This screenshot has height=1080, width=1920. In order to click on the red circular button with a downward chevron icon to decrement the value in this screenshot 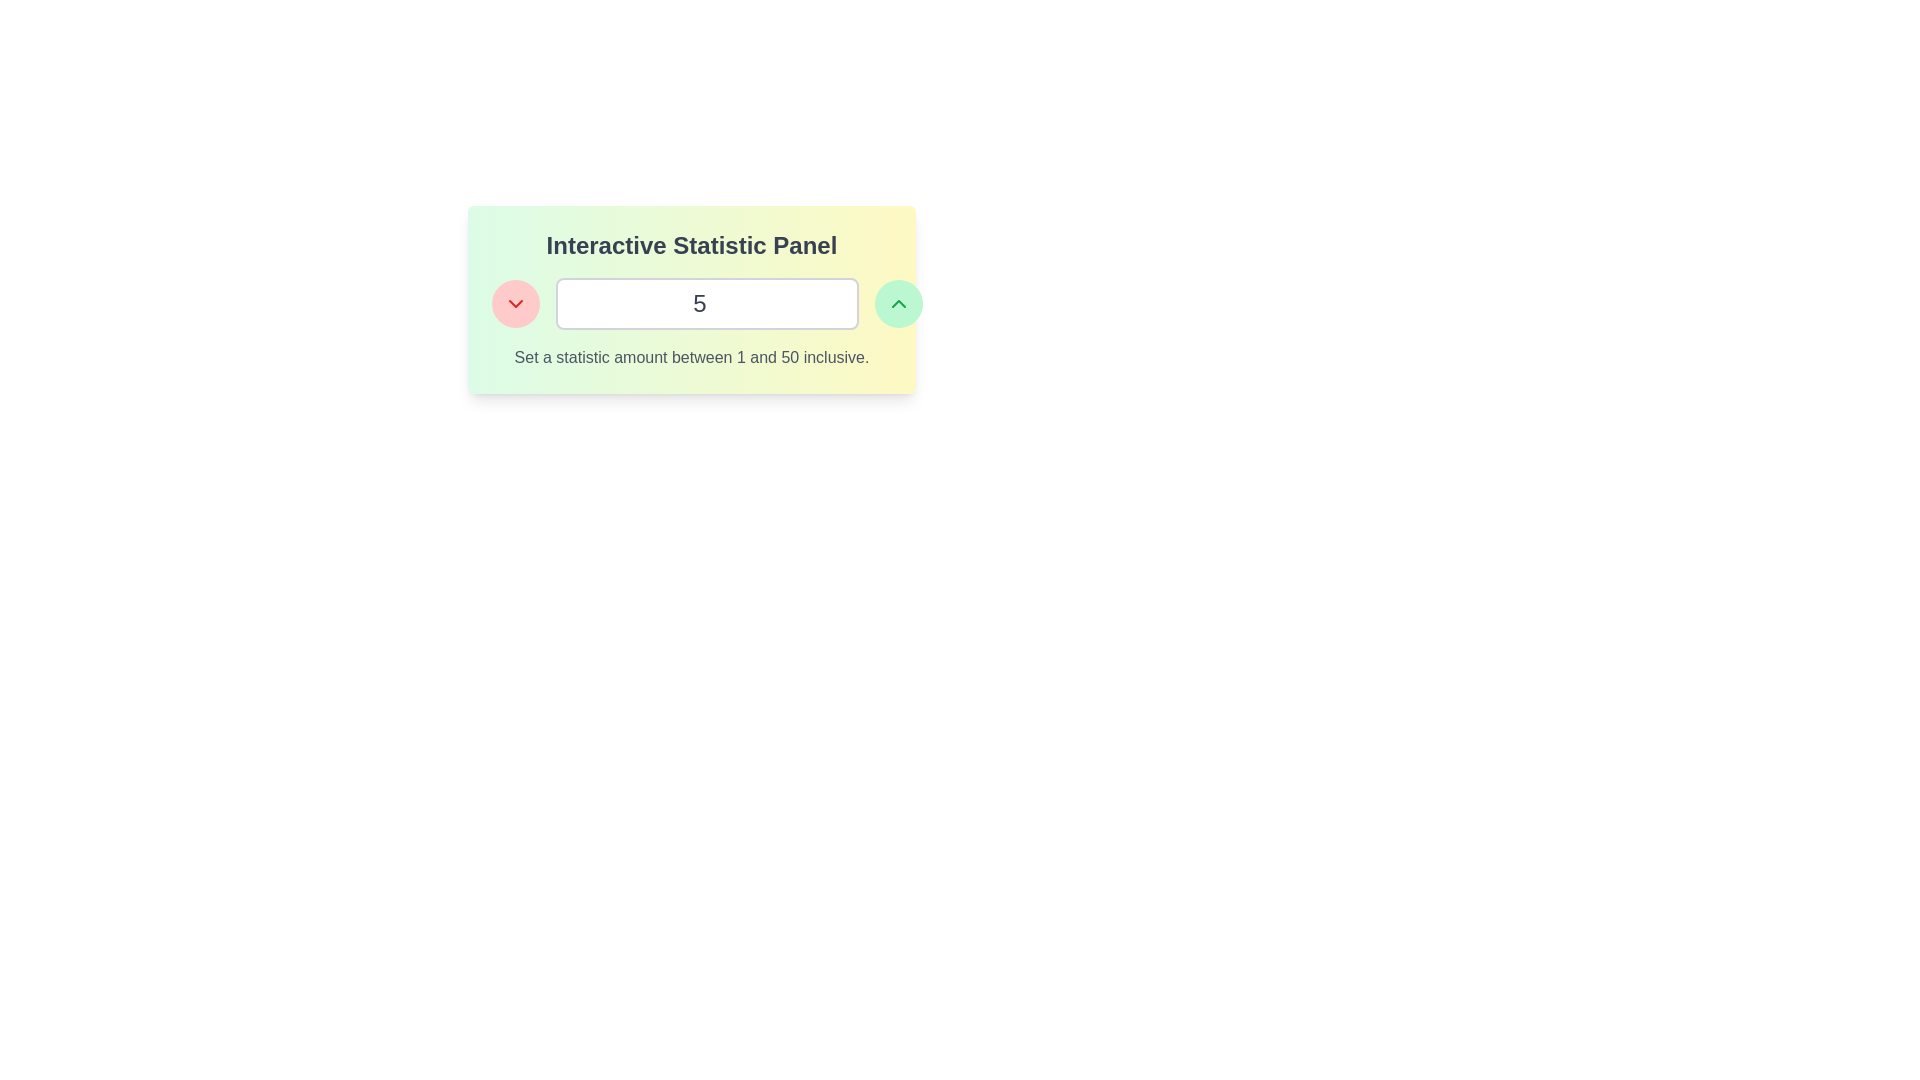, I will do `click(515, 304)`.